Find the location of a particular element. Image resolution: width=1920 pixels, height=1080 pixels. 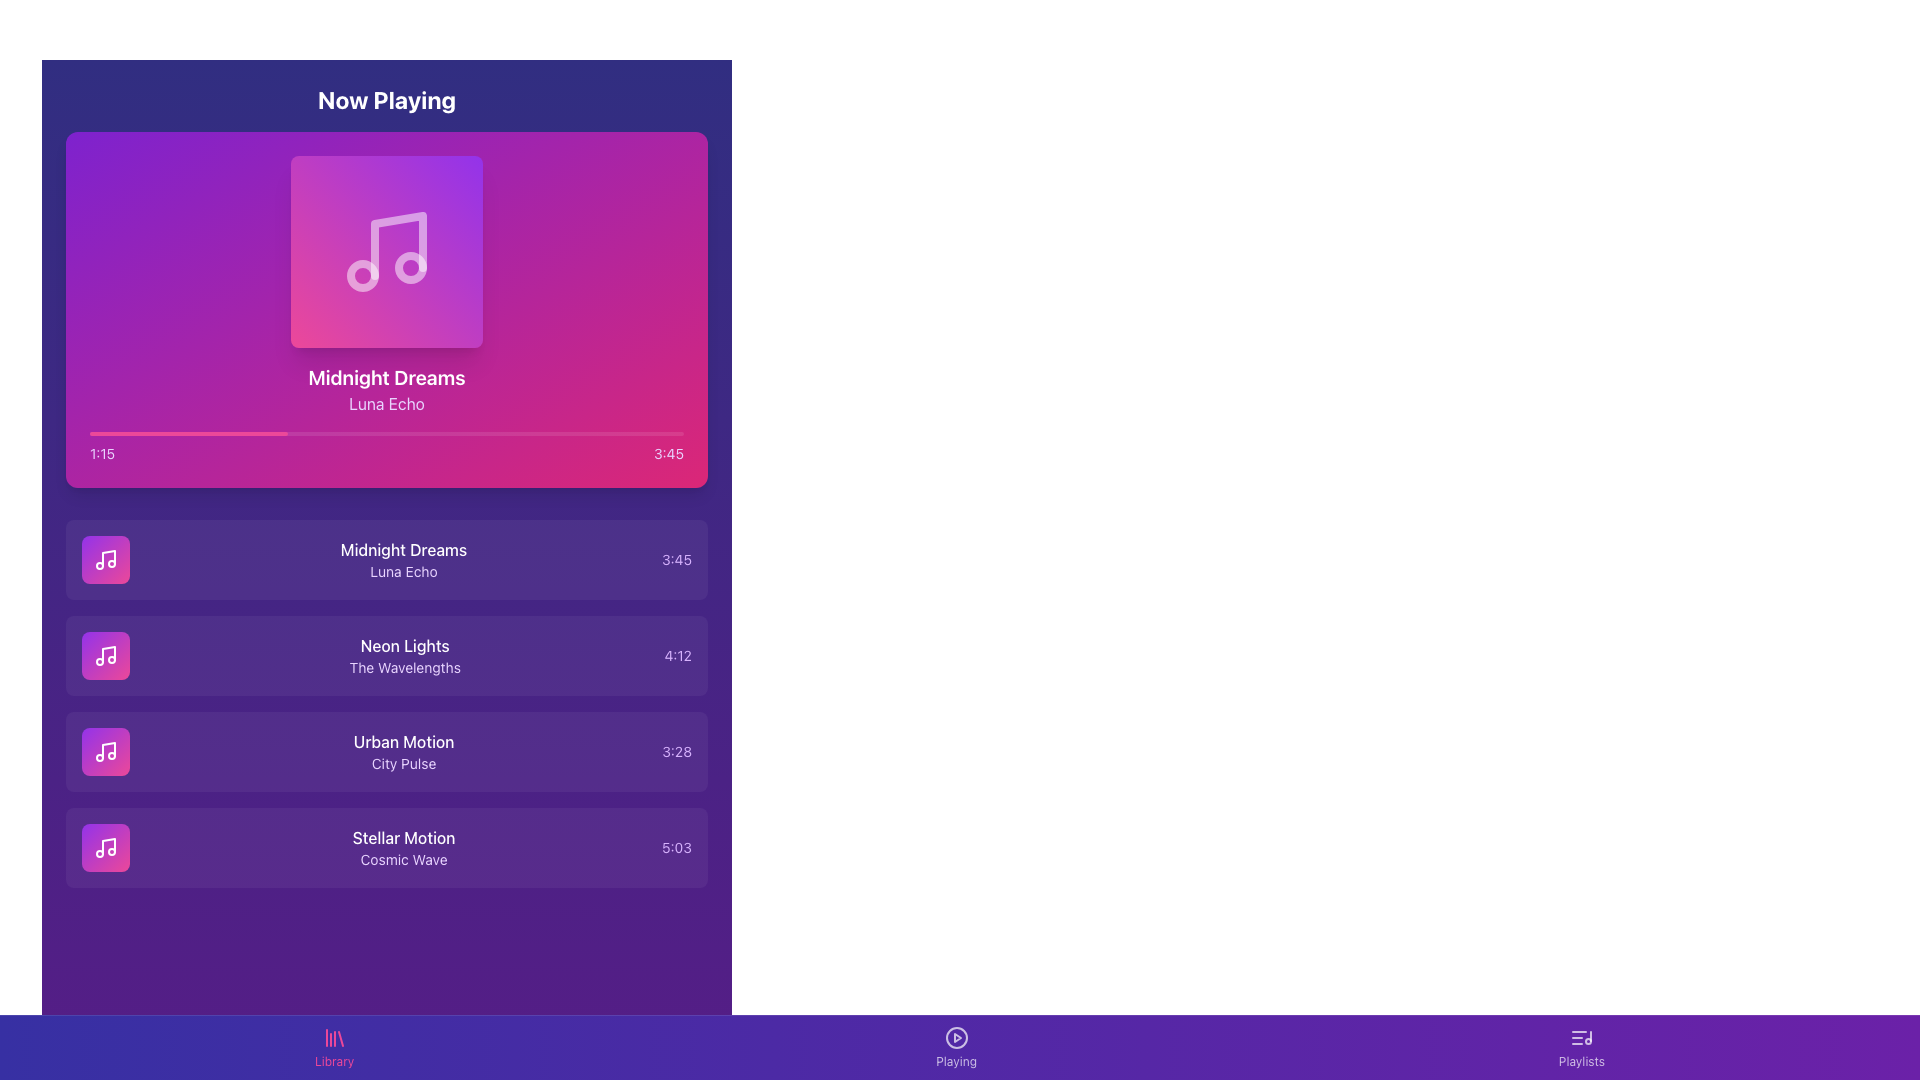

the third list item with the bold white text 'Urban Motion' and the subtitle 'City Pulse' is located at coordinates (387, 752).